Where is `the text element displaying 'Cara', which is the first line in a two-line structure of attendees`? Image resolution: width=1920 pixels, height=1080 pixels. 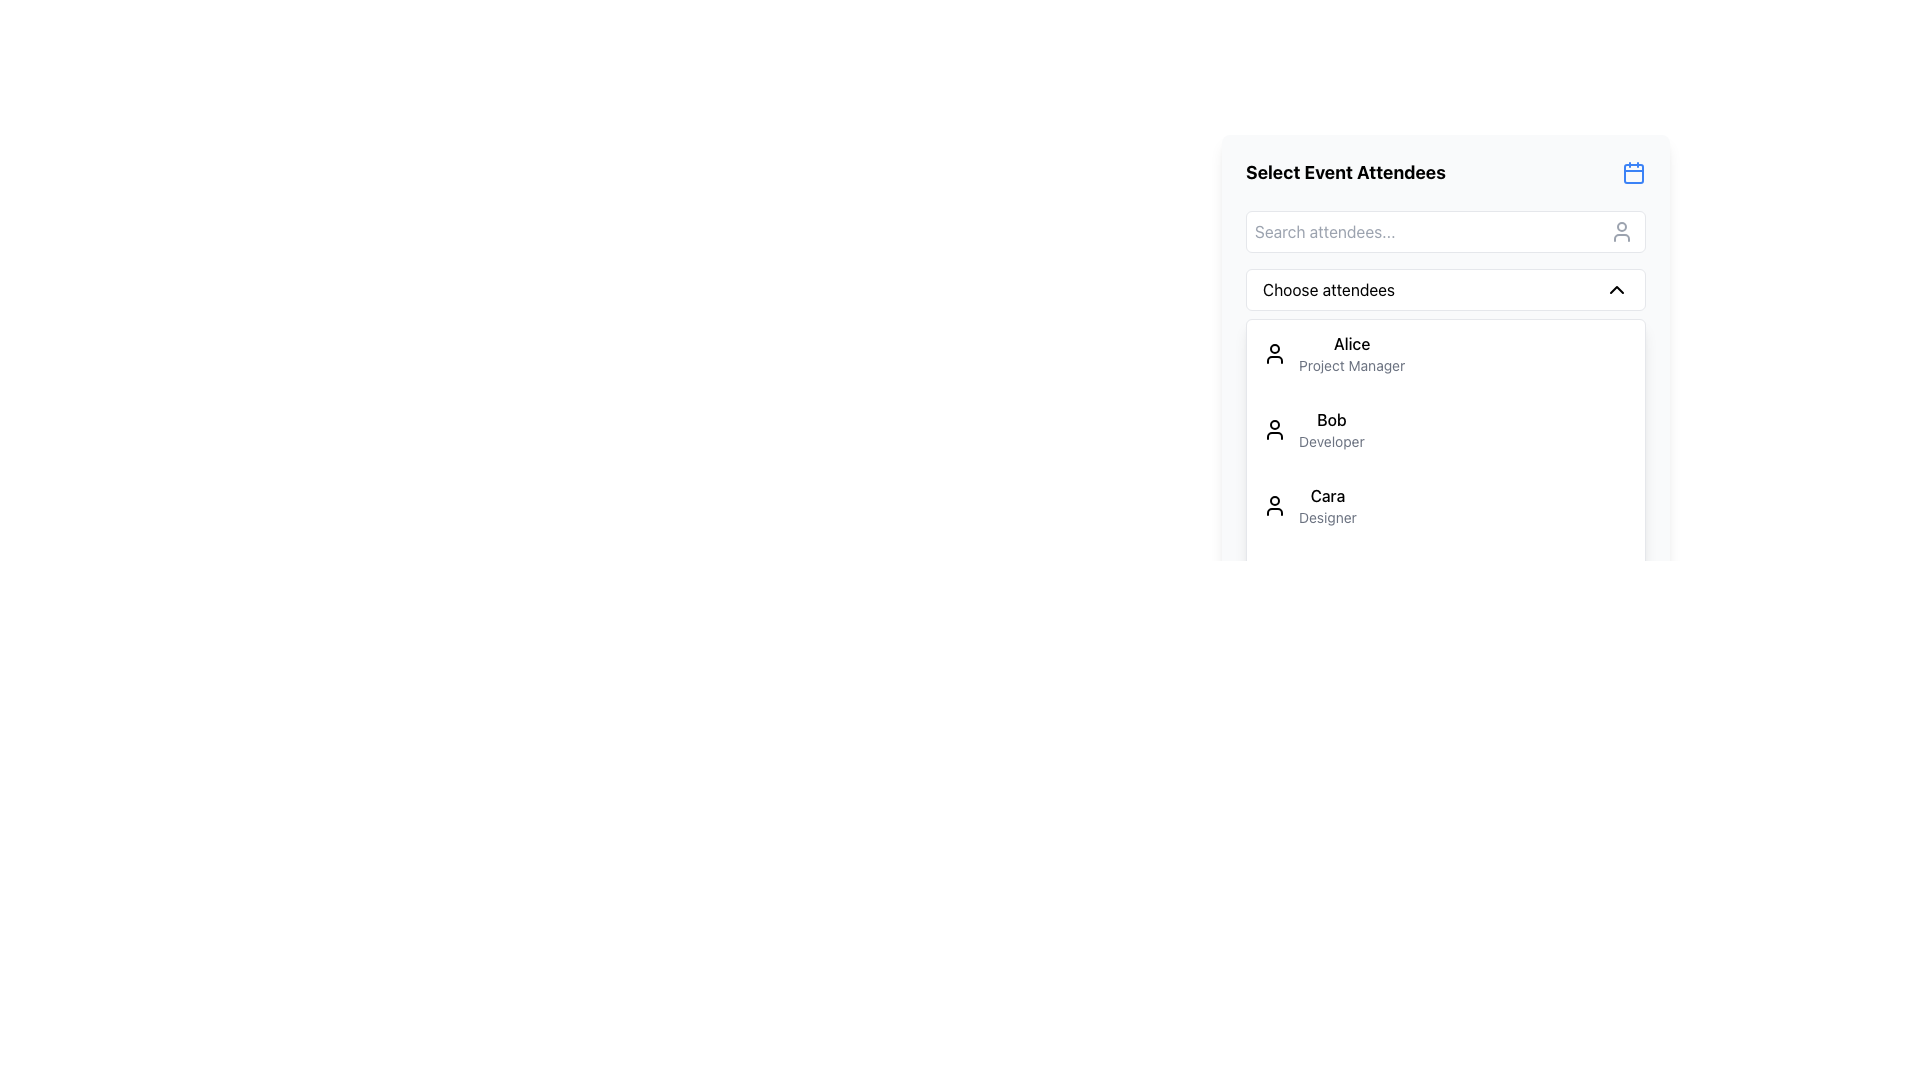
the text element displaying 'Cara', which is the first line in a two-line structure of attendees is located at coordinates (1327, 495).